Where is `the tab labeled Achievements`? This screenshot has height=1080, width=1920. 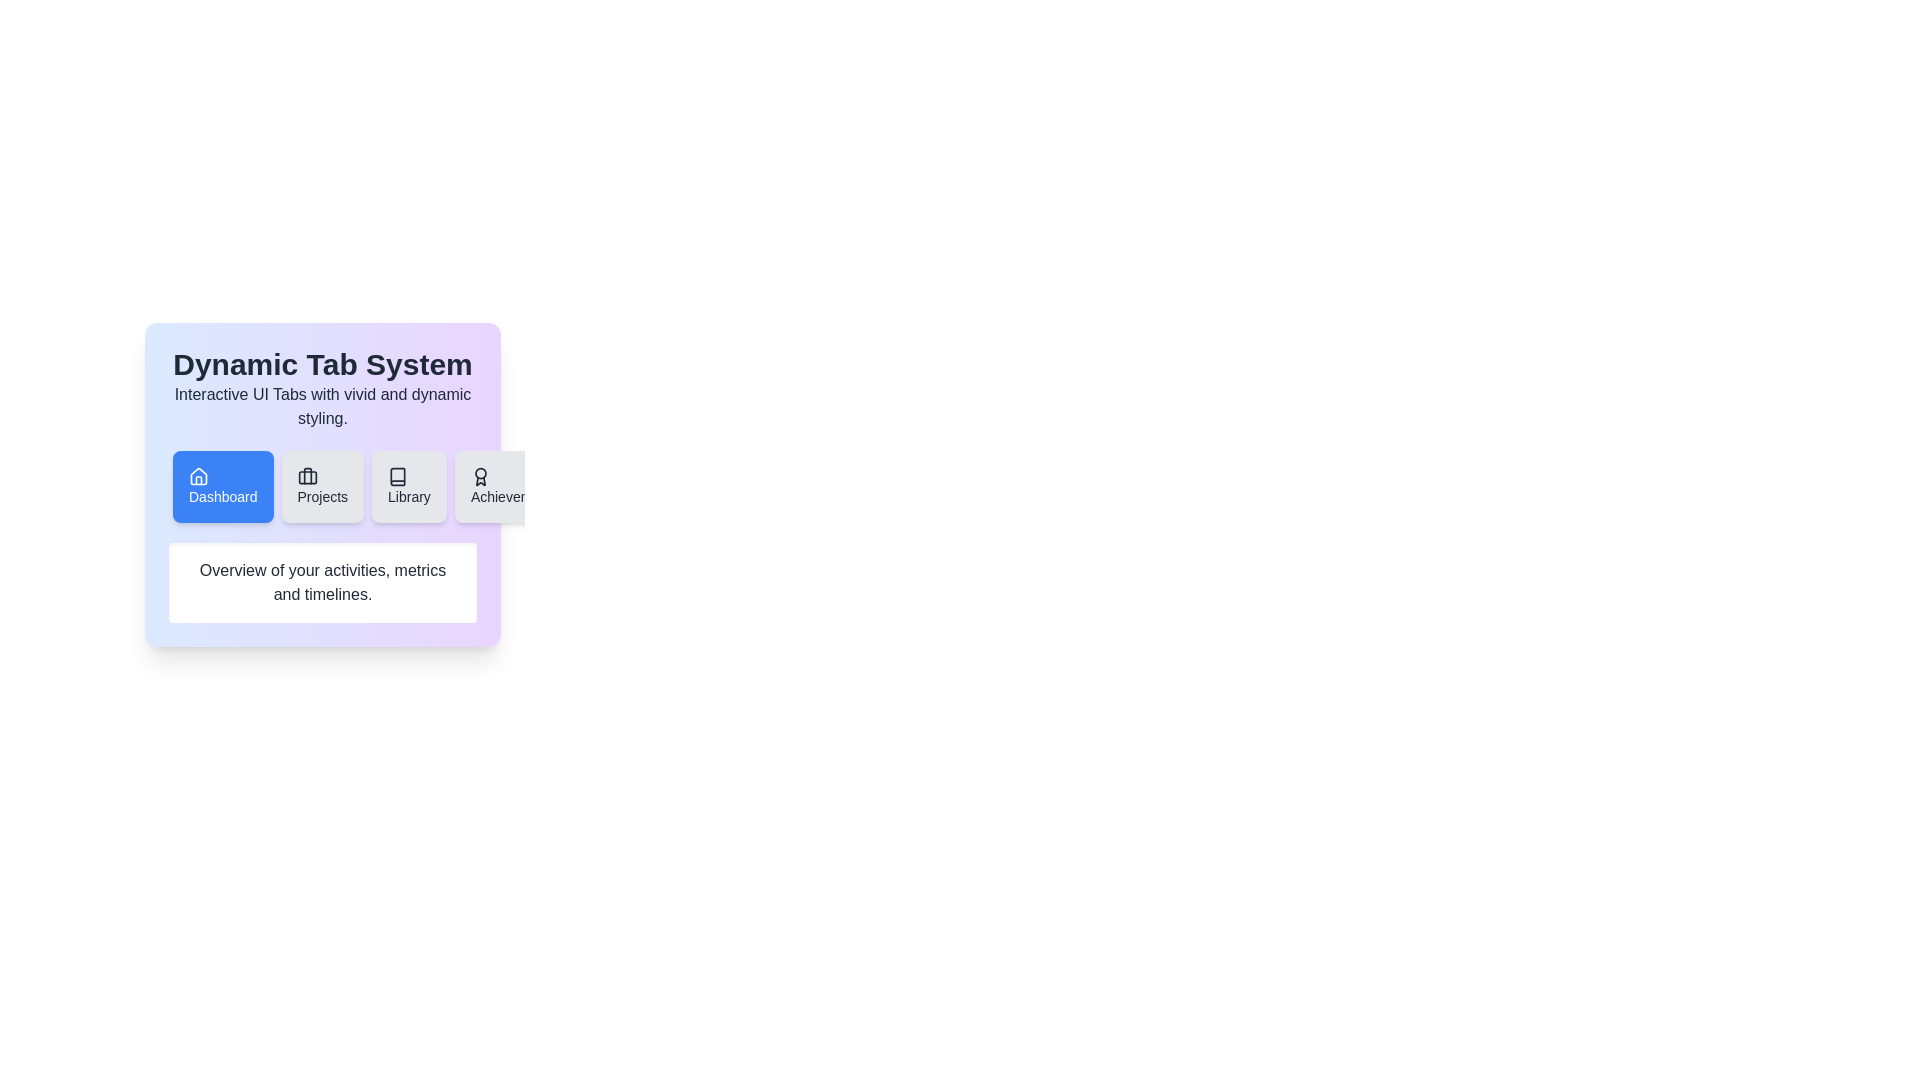
the tab labeled Achievements is located at coordinates (514, 486).